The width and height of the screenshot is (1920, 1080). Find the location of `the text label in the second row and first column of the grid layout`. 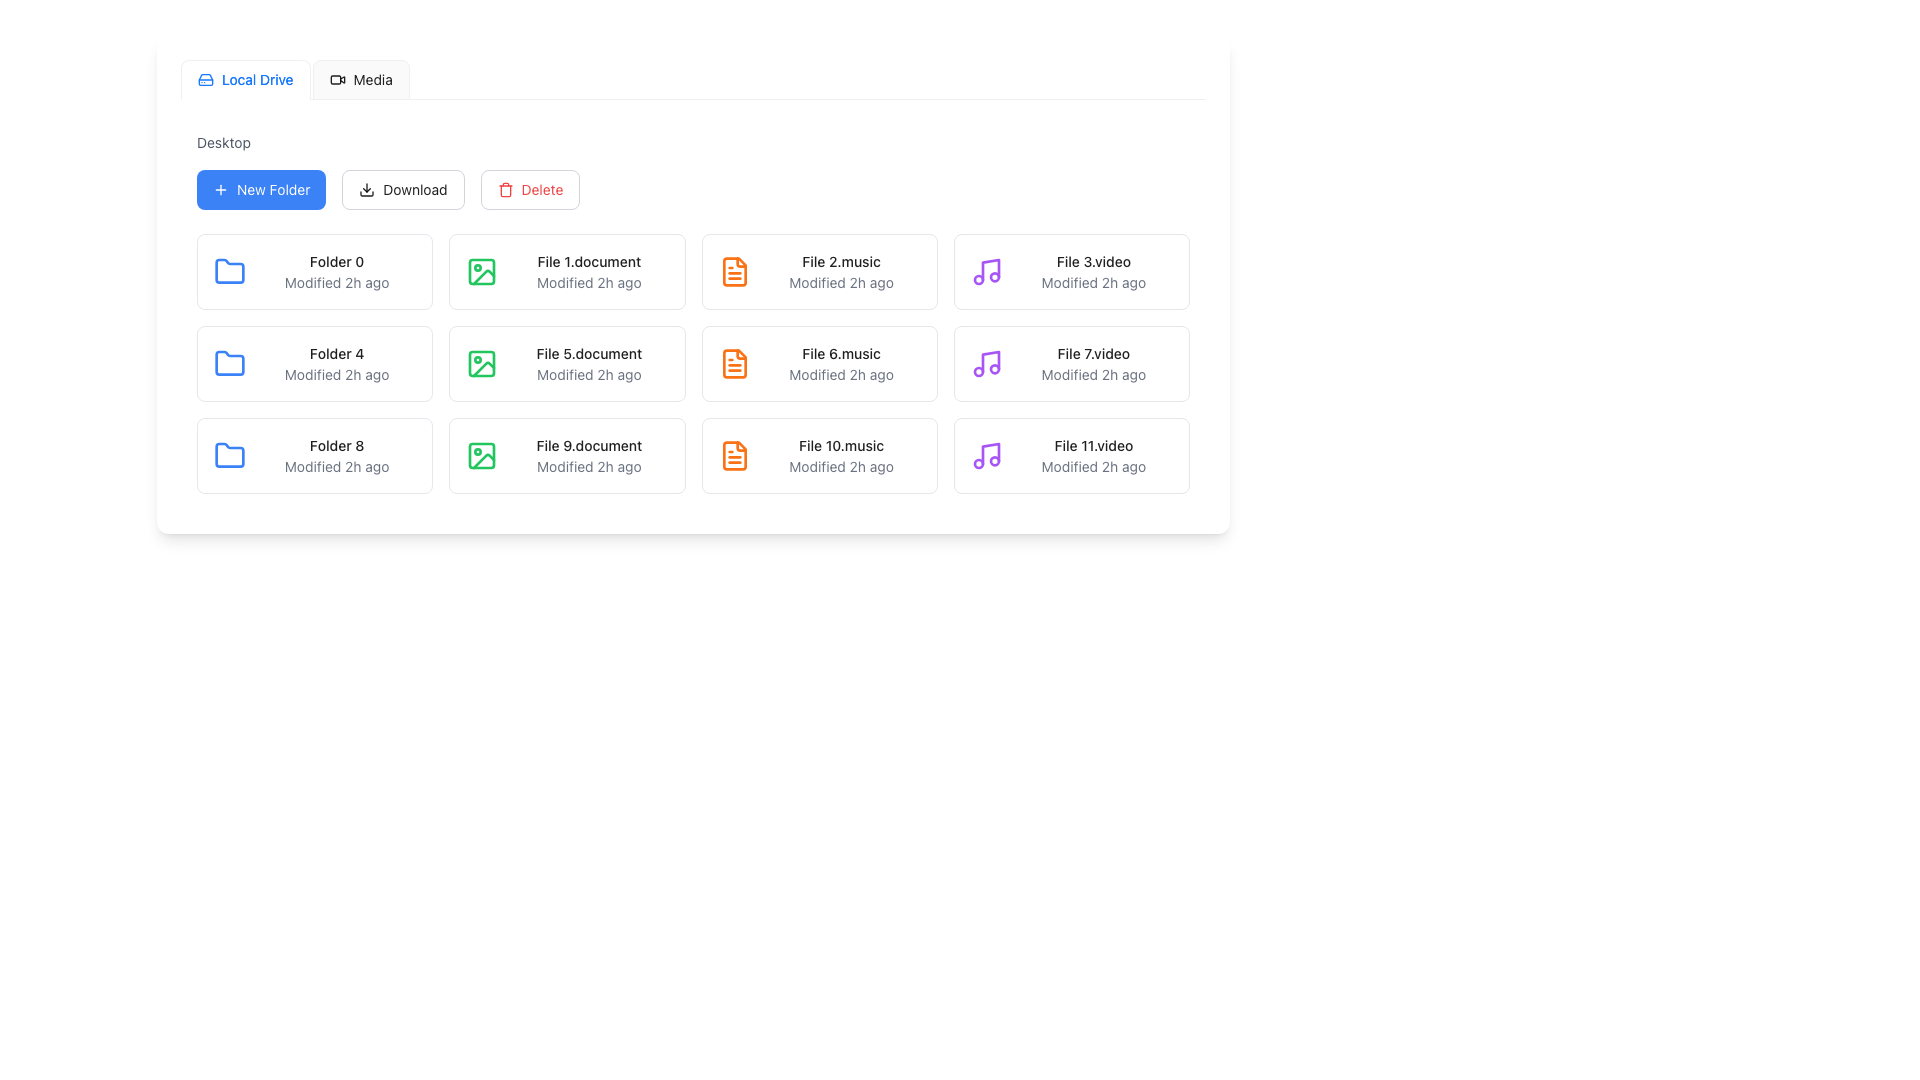

the text label in the second row and first column of the grid layout is located at coordinates (337, 353).